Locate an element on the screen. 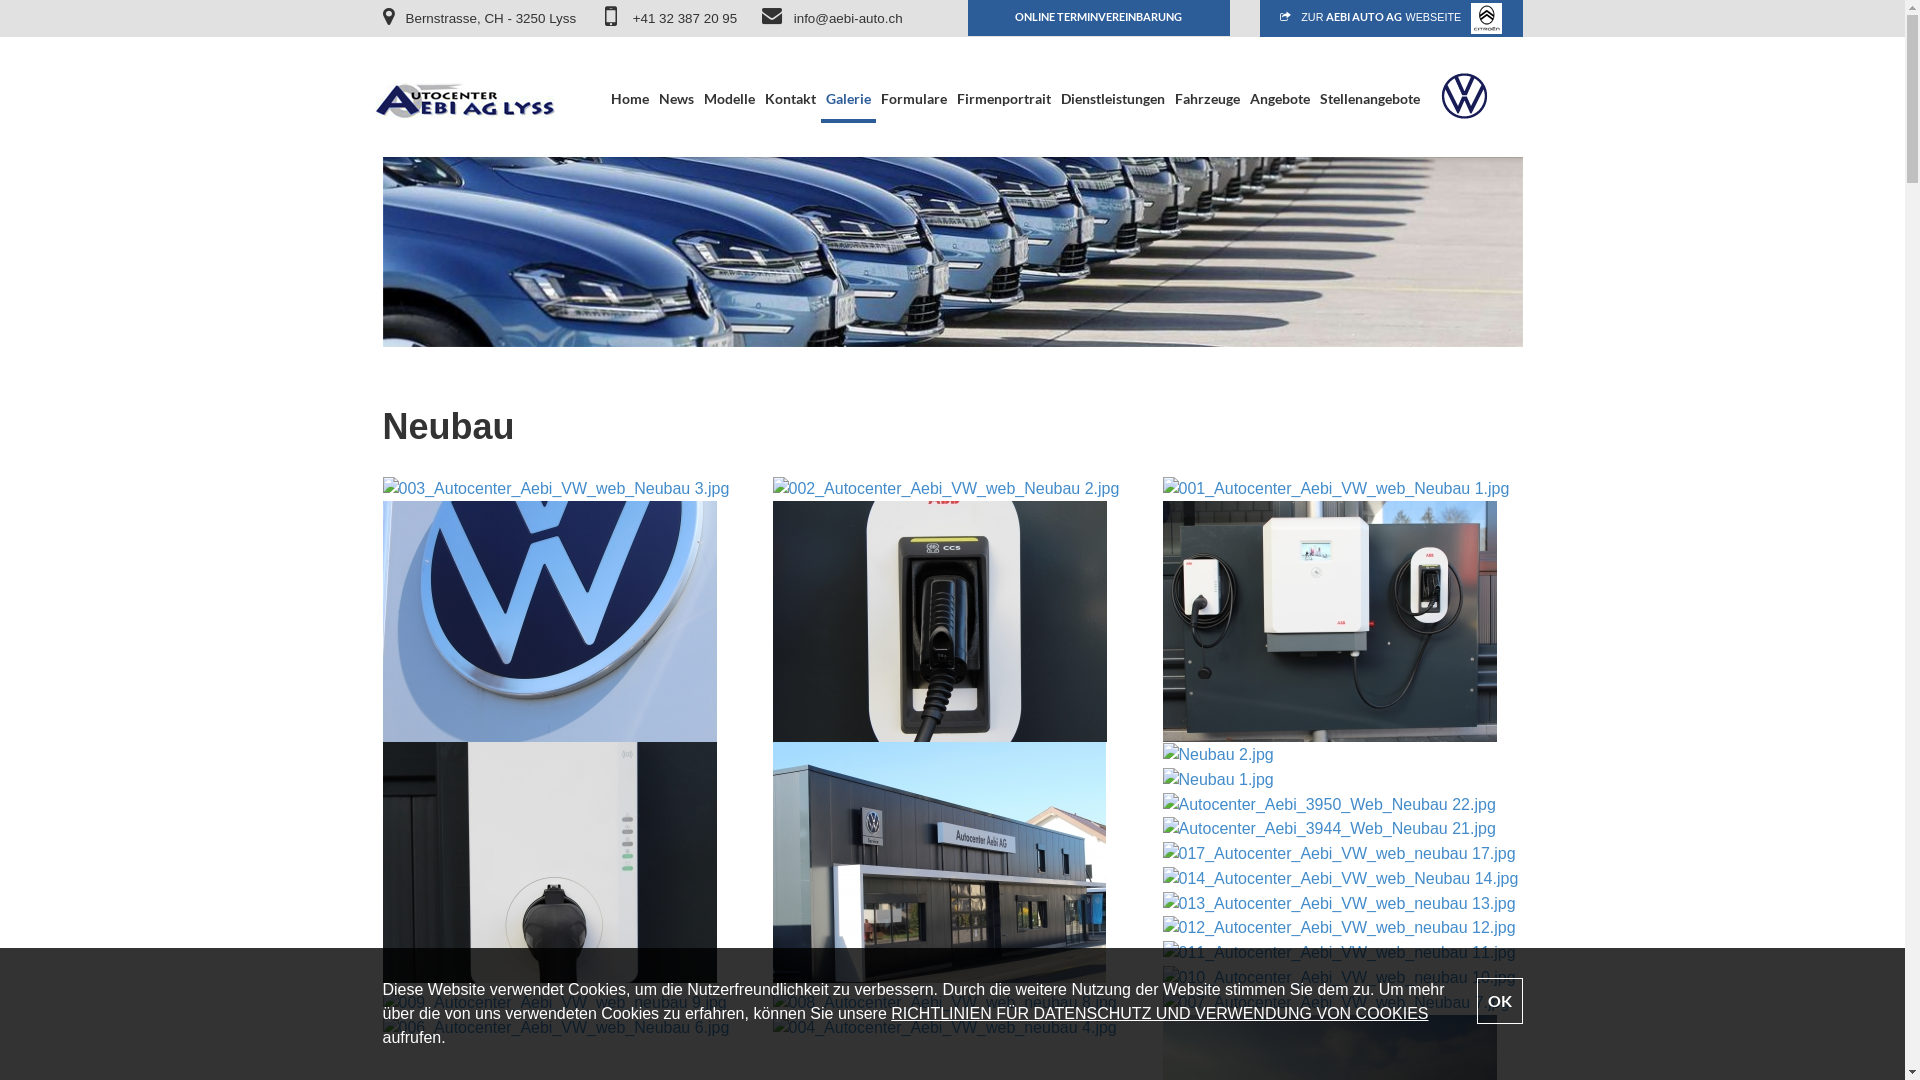  'ONLINE TERMINVEREINBARUNG' is located at coordinates (1098, 18).